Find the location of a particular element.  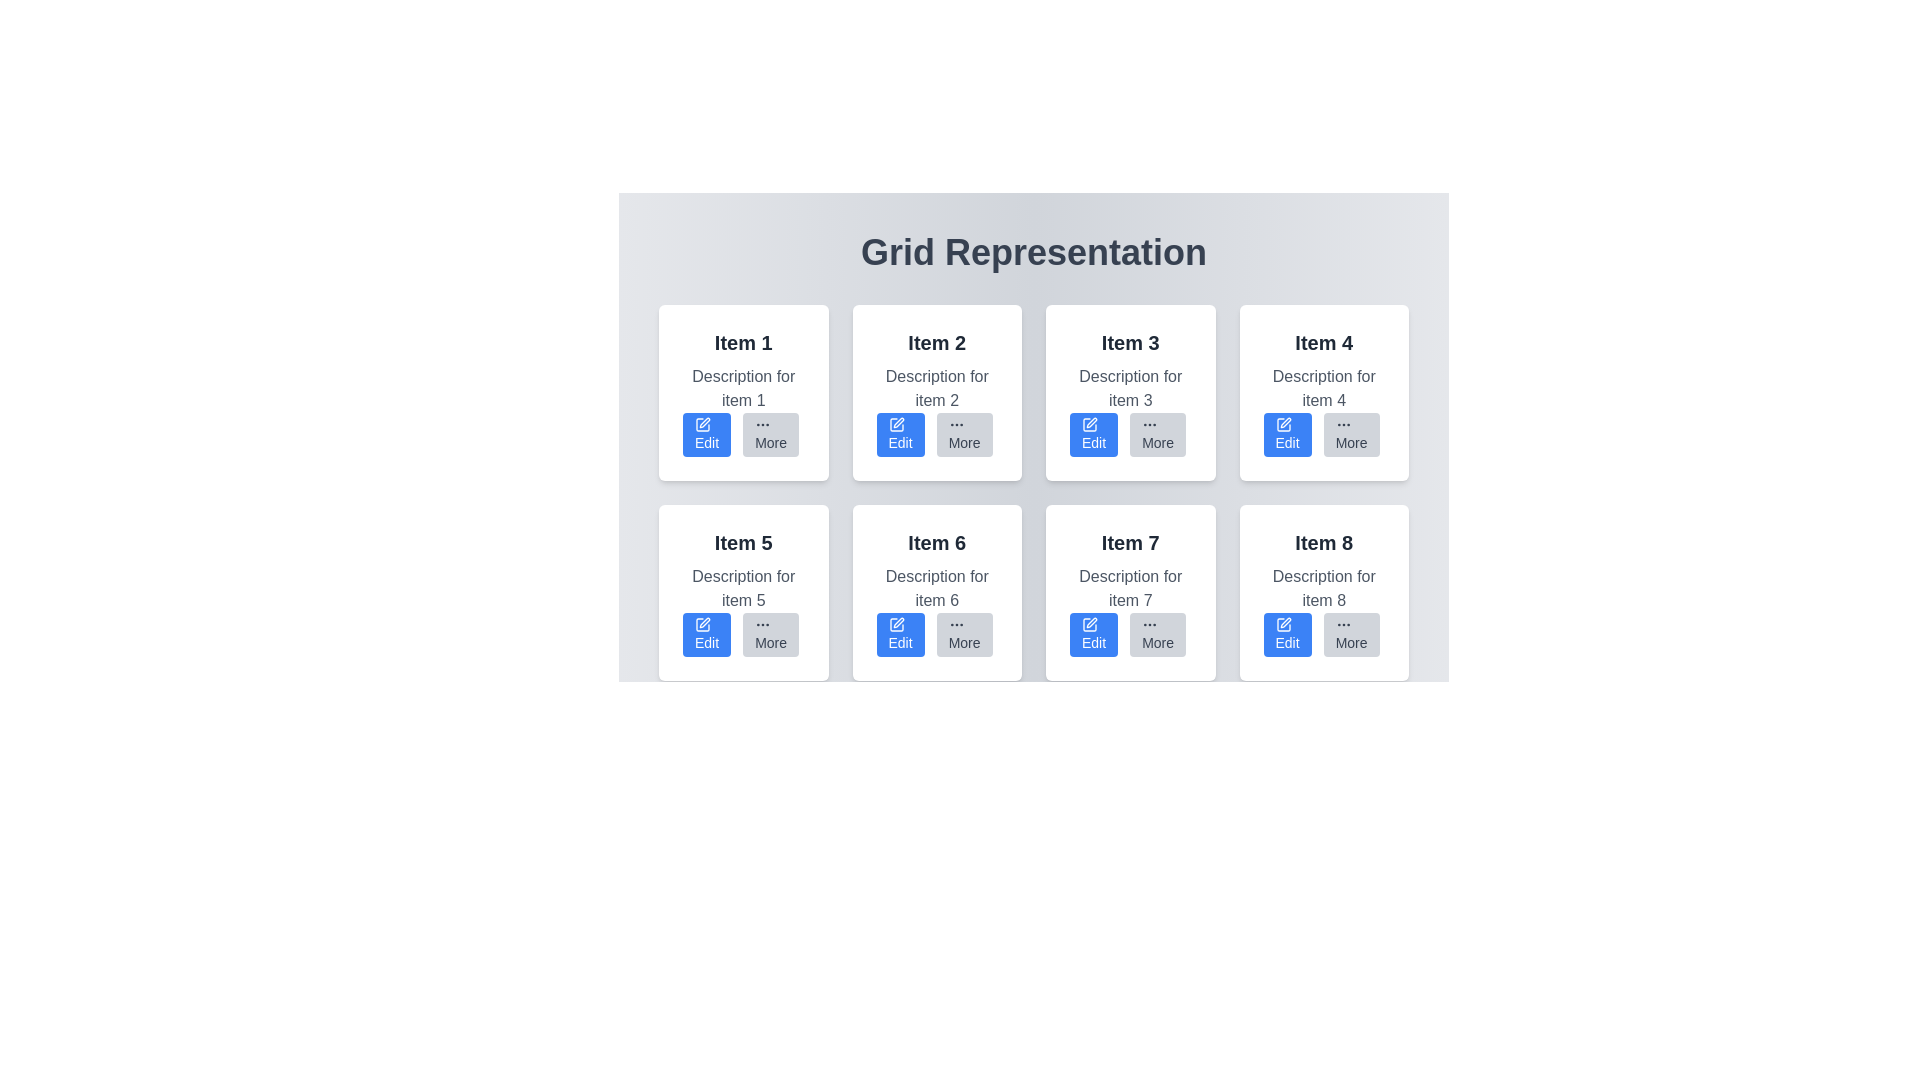

the text component displaying 'Description for item 4' in gray font, which is located under the 'Item 4' title in the fourth grid item of the 'Grid Representation' layout is located at coordinates (1324, 389).